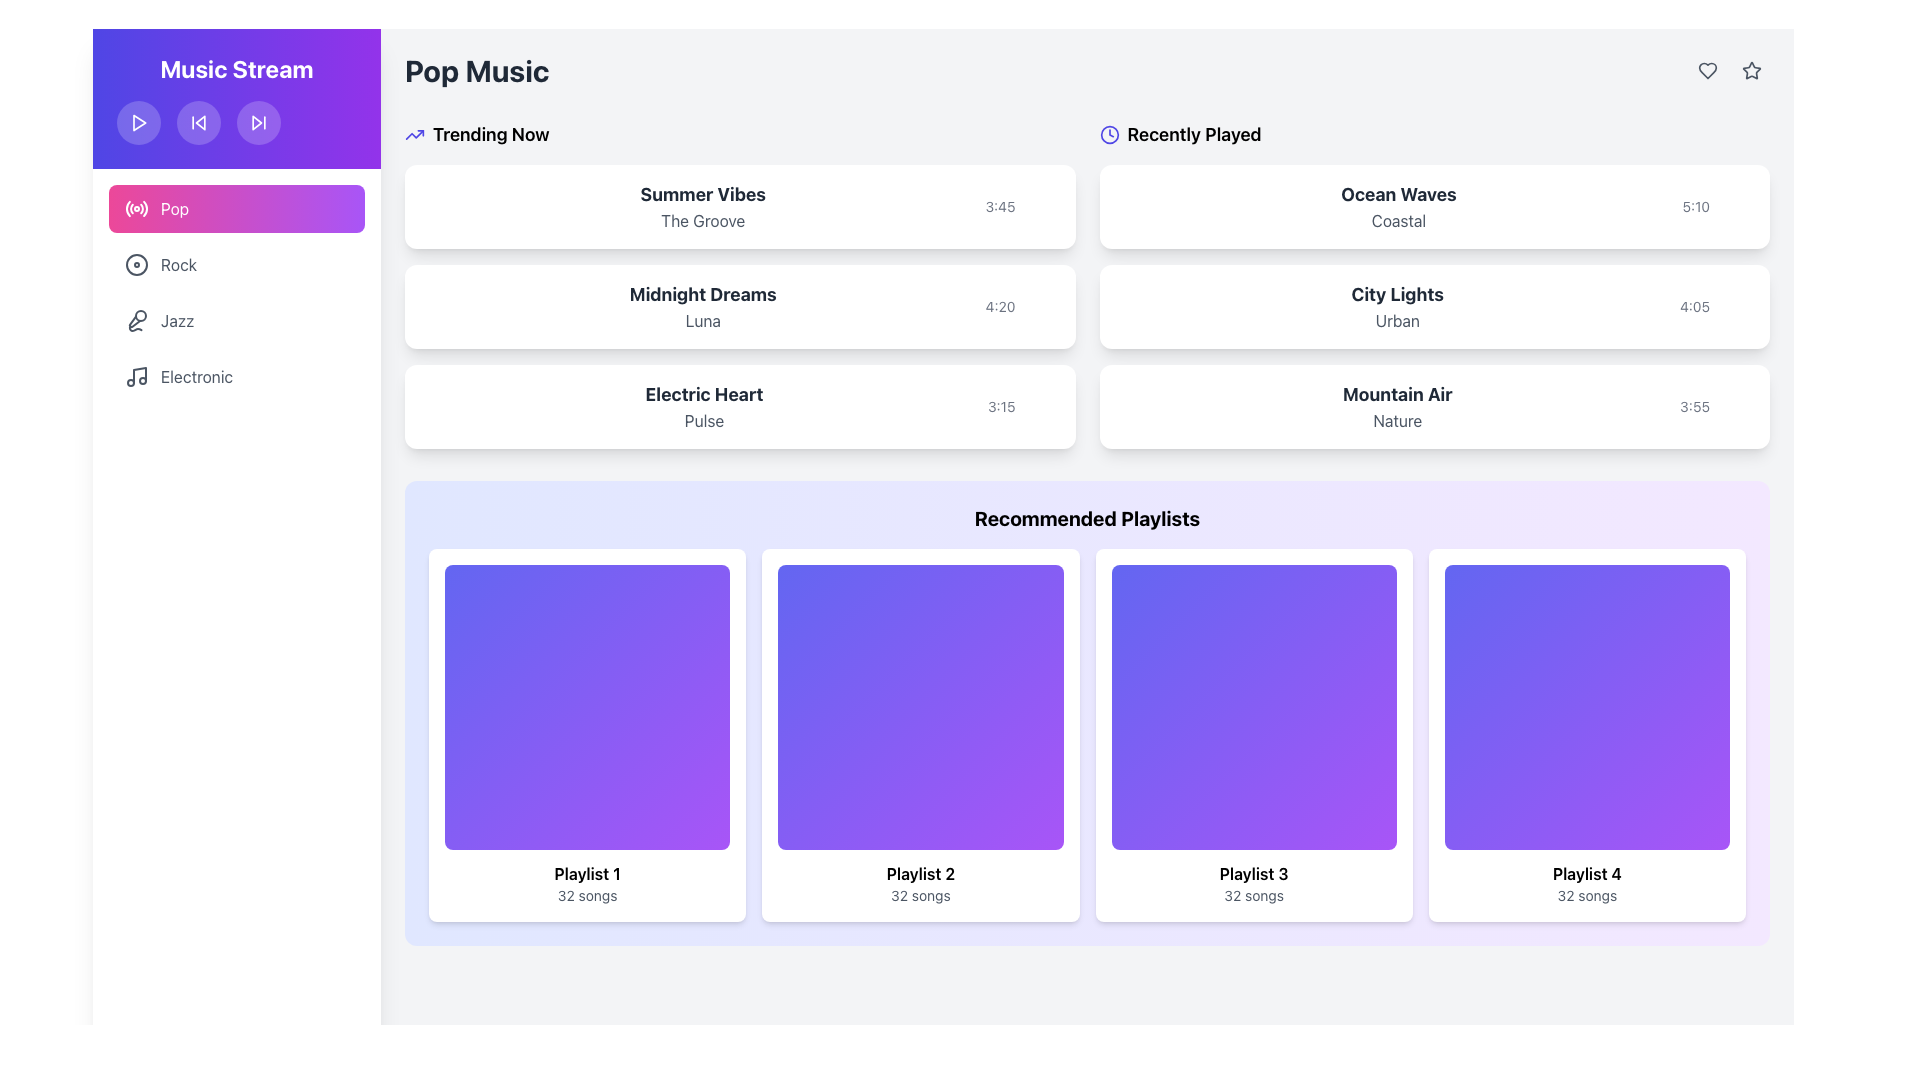 The height and width of the screenshot is (1080, 1920). I want to click on the main title of the 'Electric Heart' list item in the 'Trending Now' section, so click(704, 394).